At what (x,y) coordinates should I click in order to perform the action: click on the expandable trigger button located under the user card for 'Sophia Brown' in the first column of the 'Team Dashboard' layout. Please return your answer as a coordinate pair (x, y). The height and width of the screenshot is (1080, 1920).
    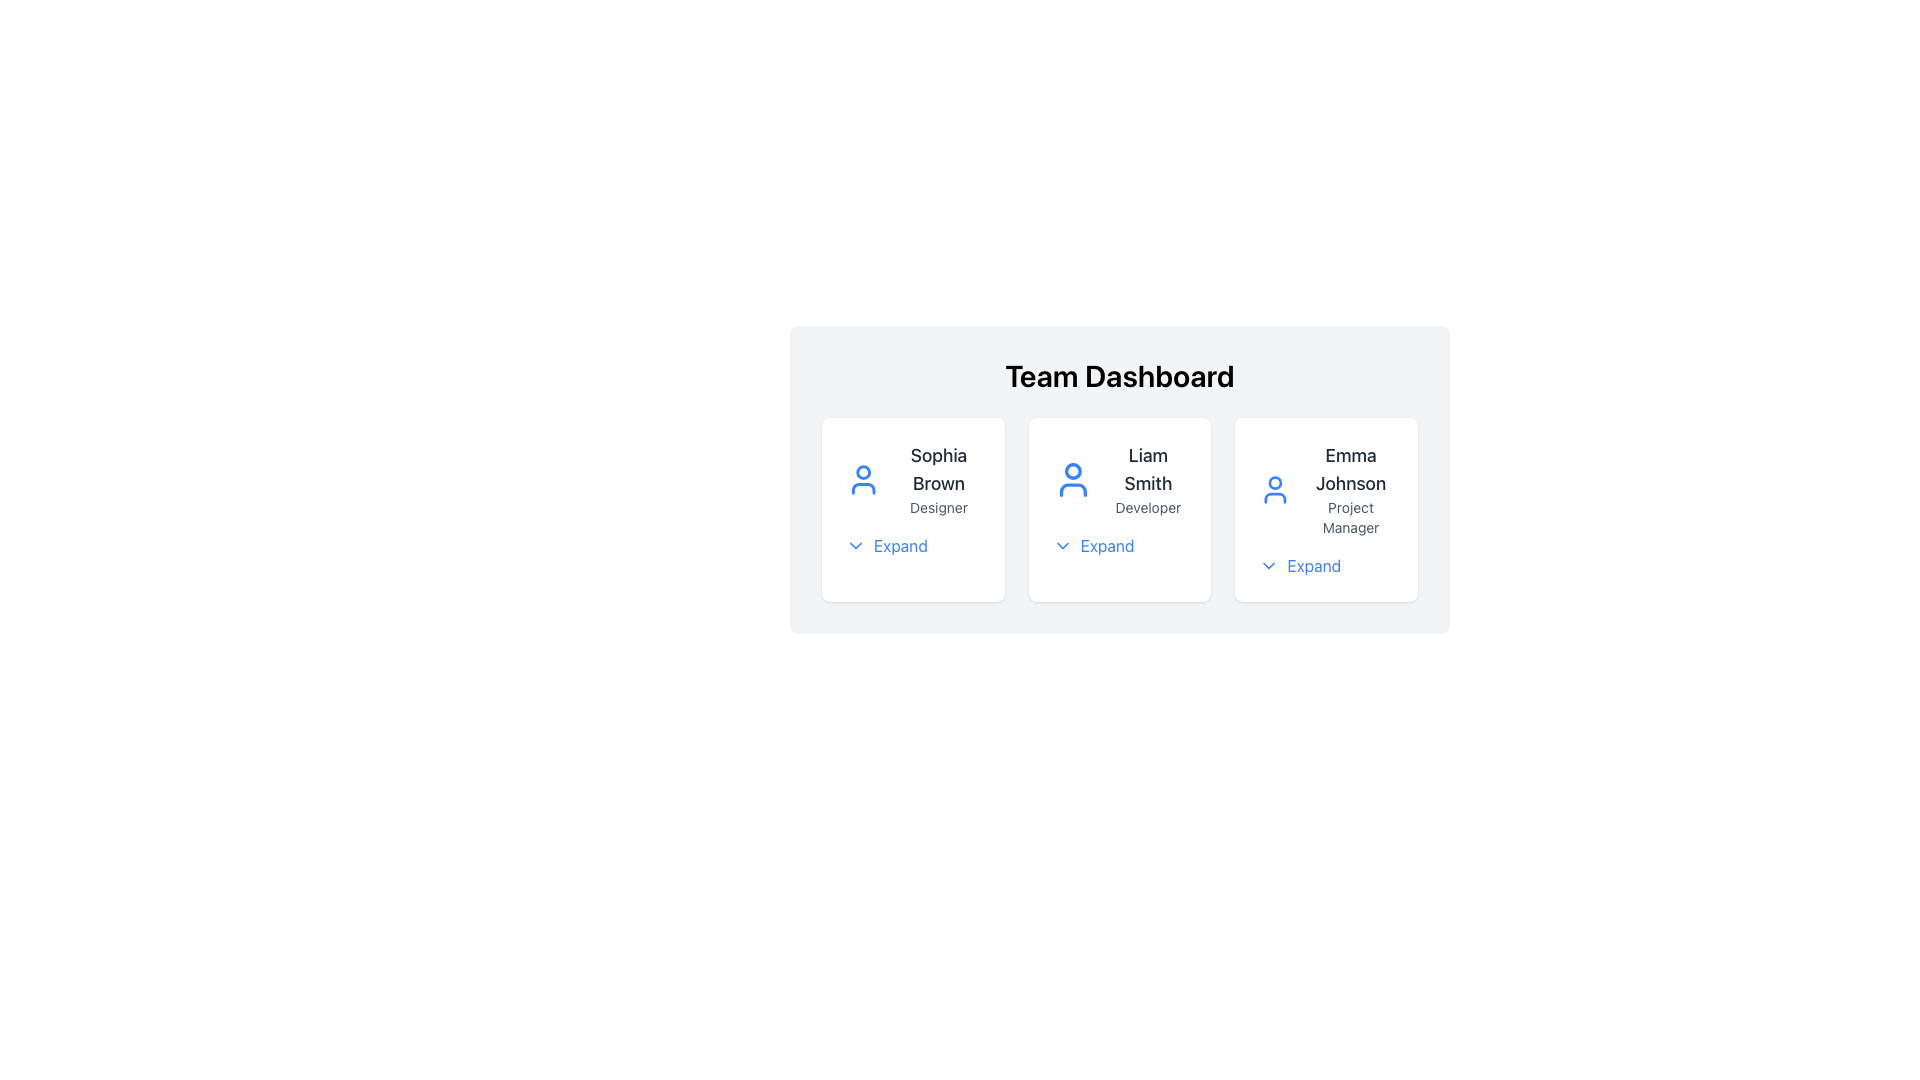
    Looking at the image, I should click on (885, 546).